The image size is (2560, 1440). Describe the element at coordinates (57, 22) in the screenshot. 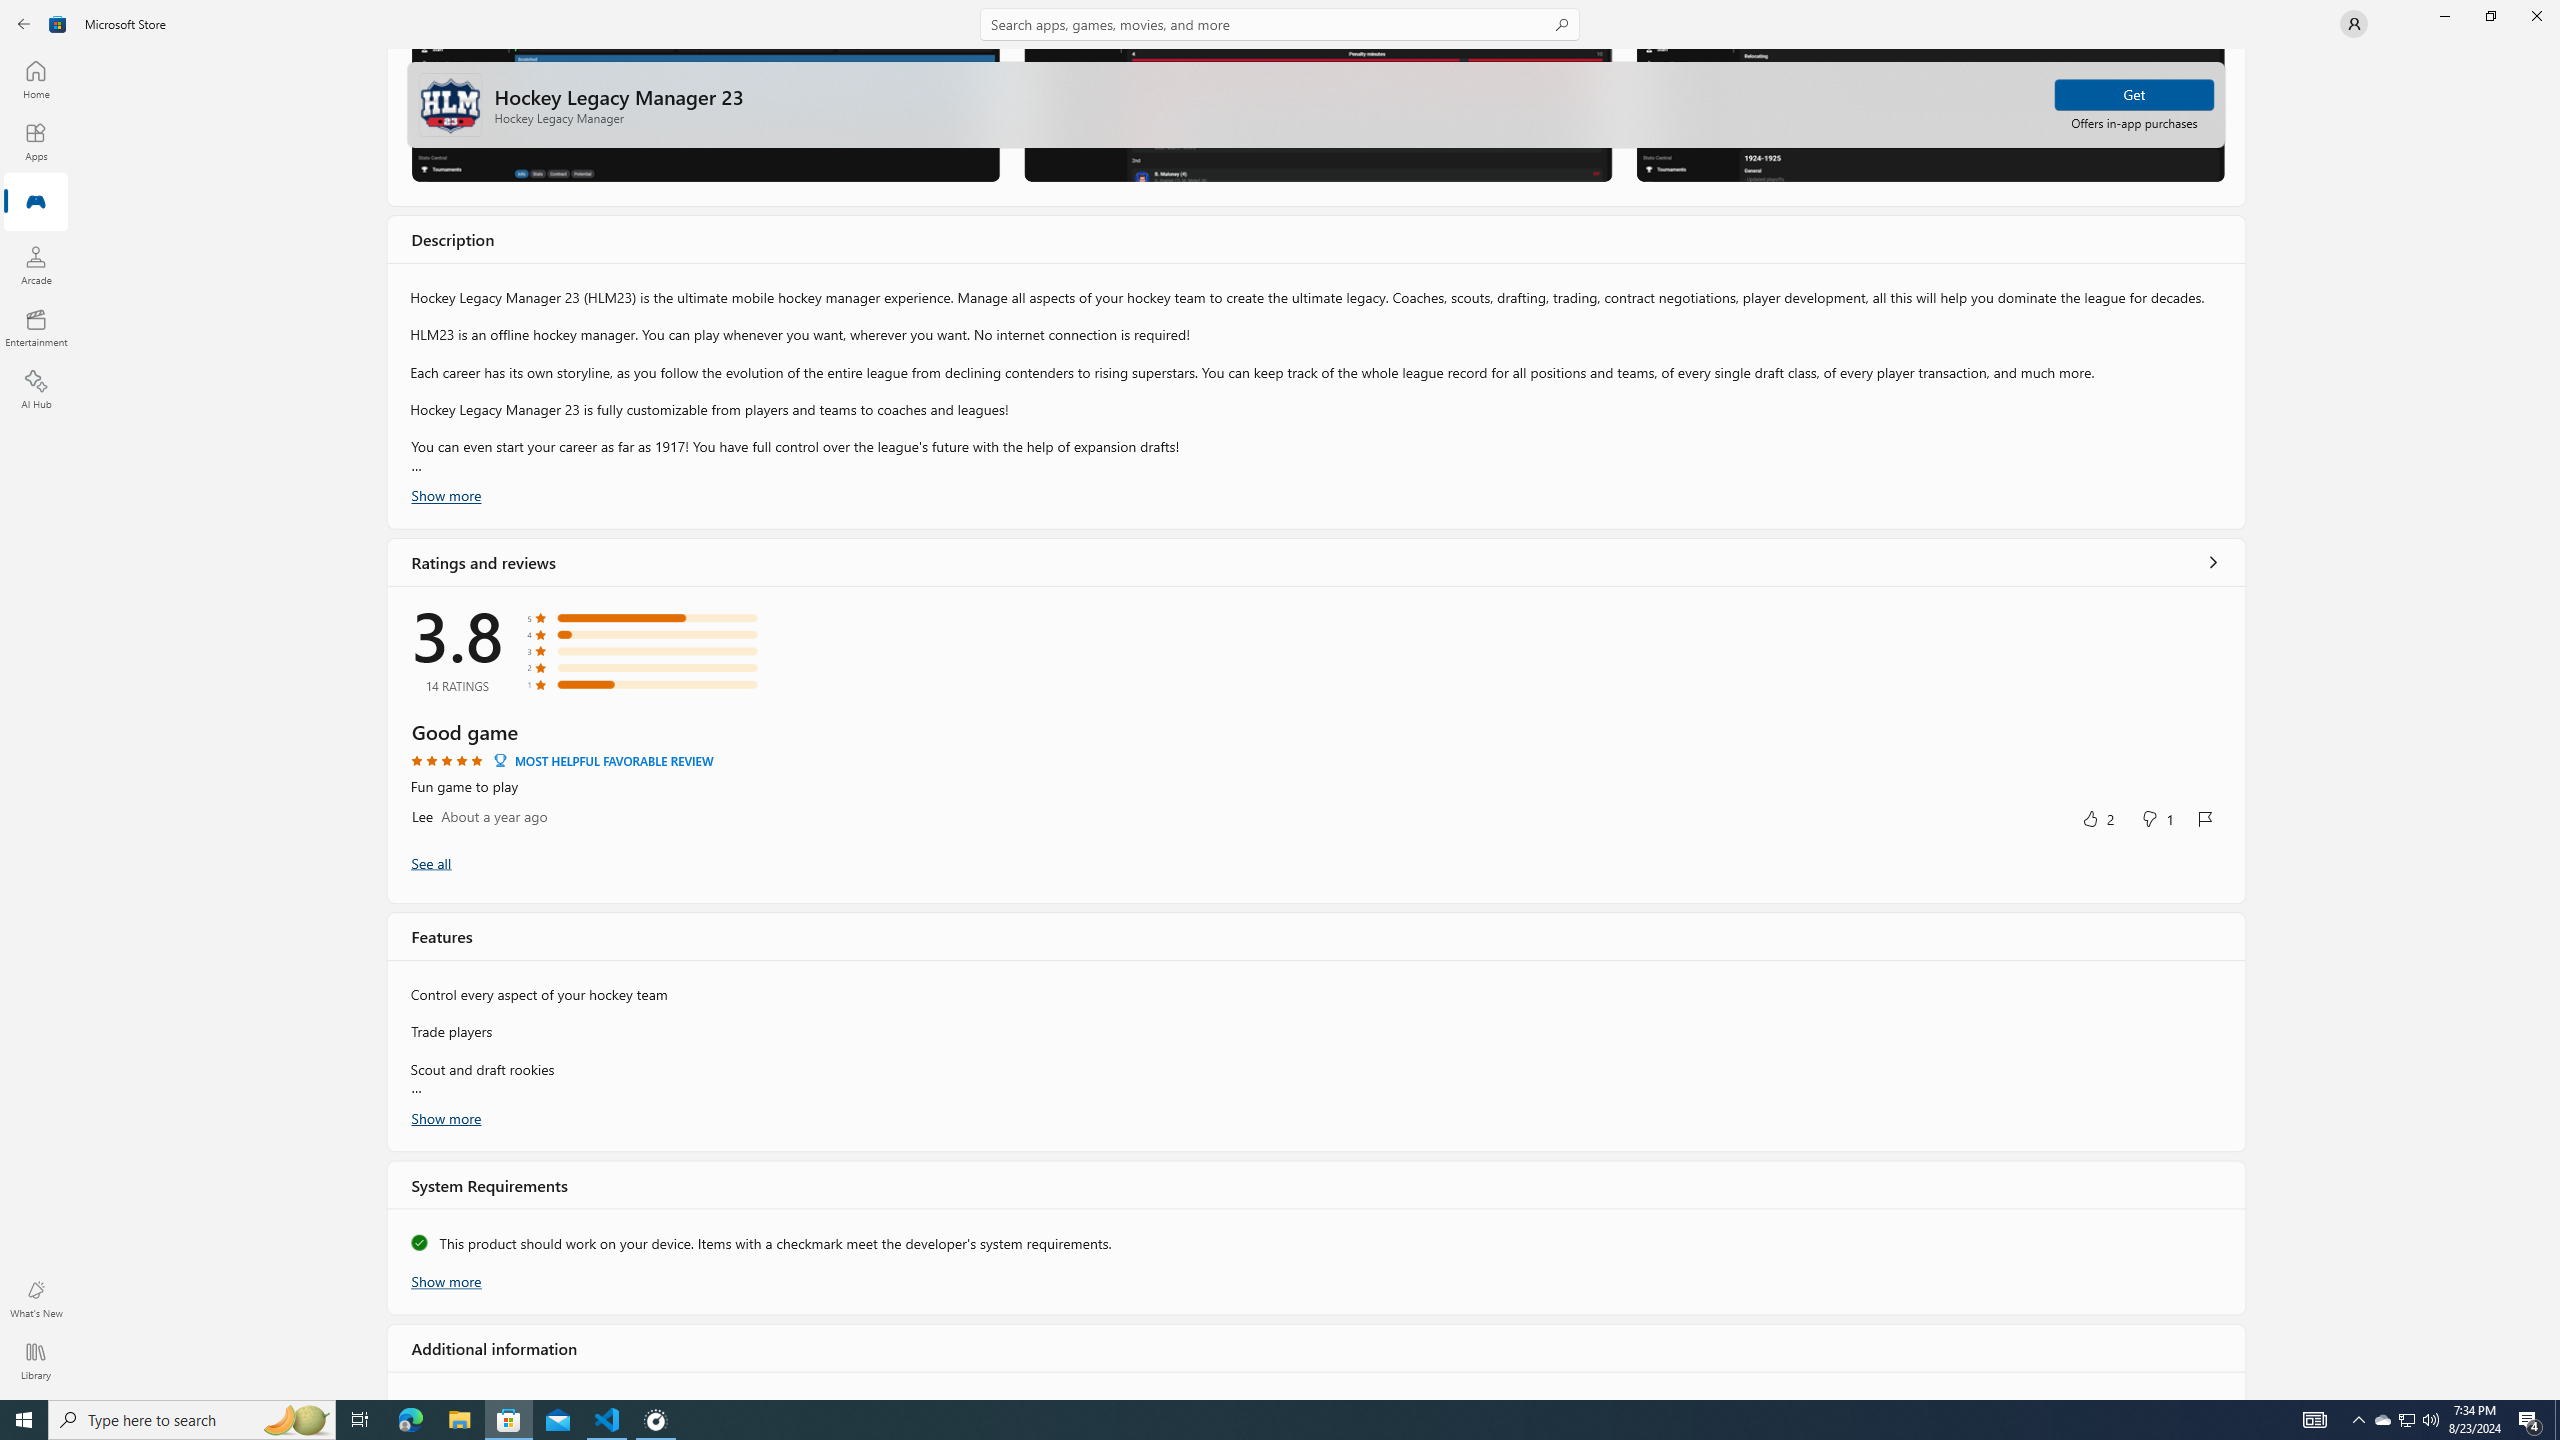

I see `'Class: Image'` at that location.